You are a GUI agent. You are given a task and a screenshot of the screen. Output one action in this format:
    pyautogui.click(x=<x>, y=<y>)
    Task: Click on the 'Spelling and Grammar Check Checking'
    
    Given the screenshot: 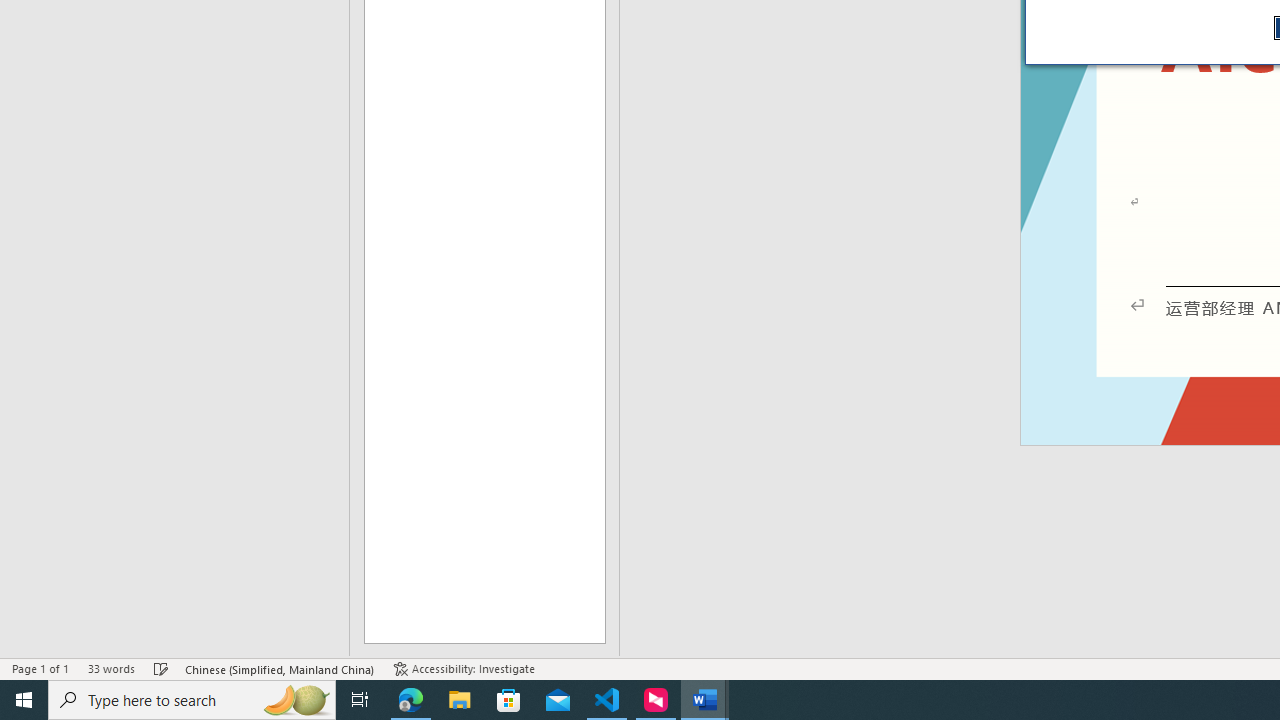 What is the action you would take?
    pyautogui.click(x=161, y=669)
    